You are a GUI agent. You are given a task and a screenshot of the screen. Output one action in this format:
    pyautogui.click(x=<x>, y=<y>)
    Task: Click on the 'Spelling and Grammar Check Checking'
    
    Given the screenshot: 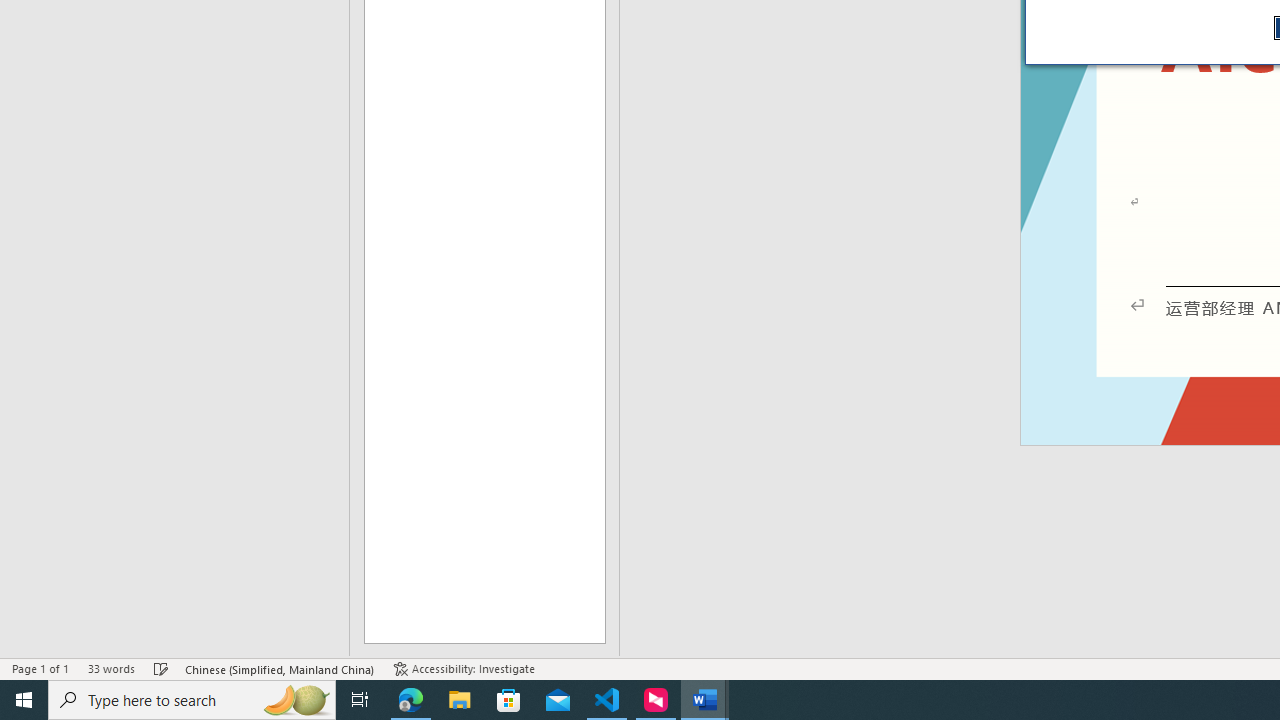 What is the action you would take?
    pyautogui.click(x=161, y=669)
    